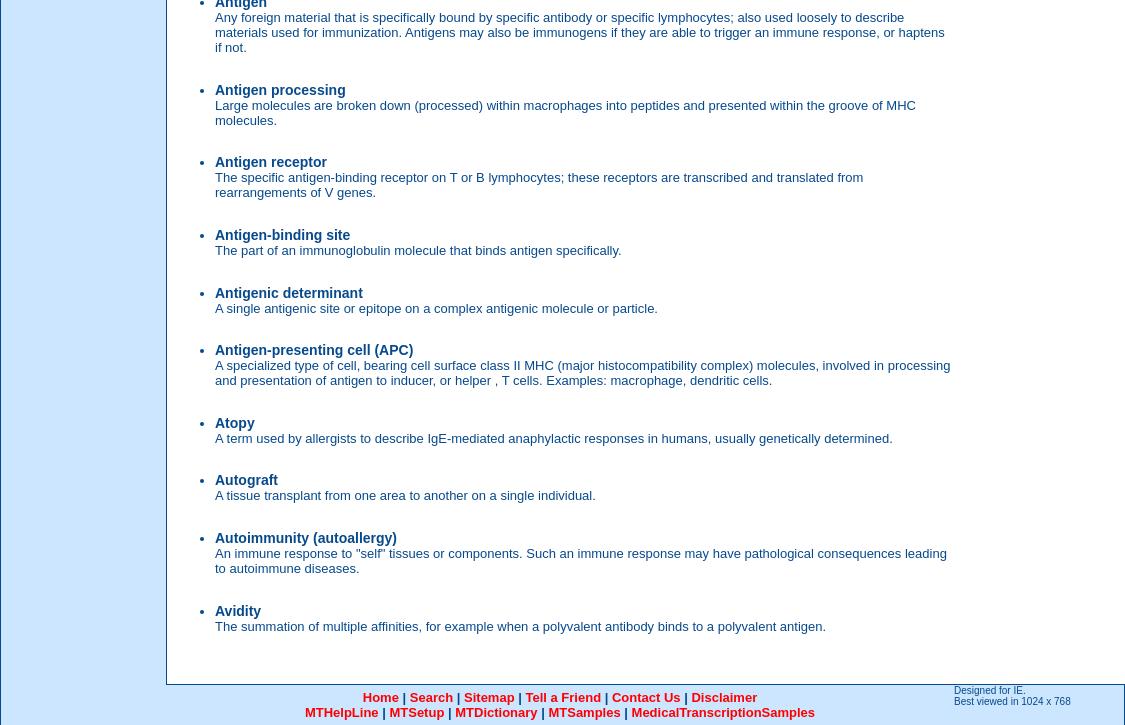 The height and width of the screenshot is (725, 1125). What do you see at coordinates (430, 695) in the screenshot?
I see `'Search'` at bounding box center [430, 695].